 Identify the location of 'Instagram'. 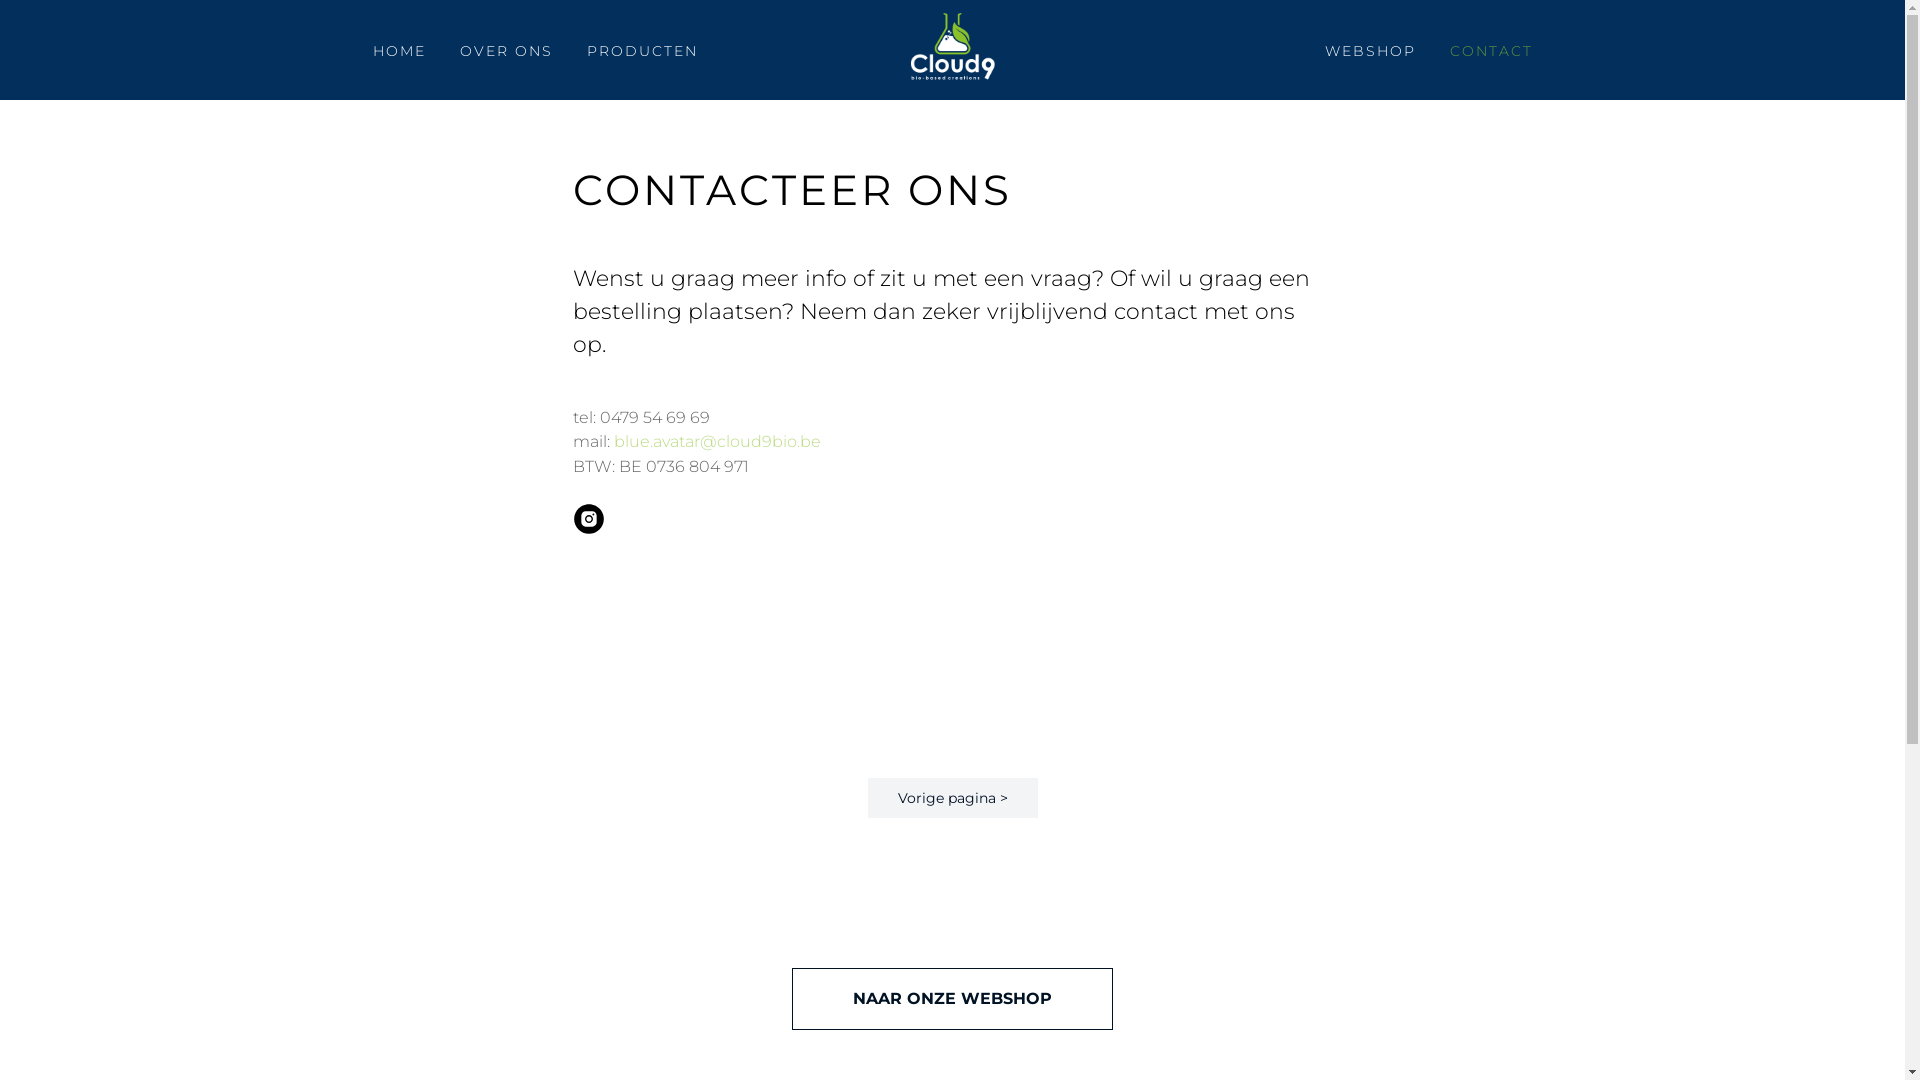
(588, 527).